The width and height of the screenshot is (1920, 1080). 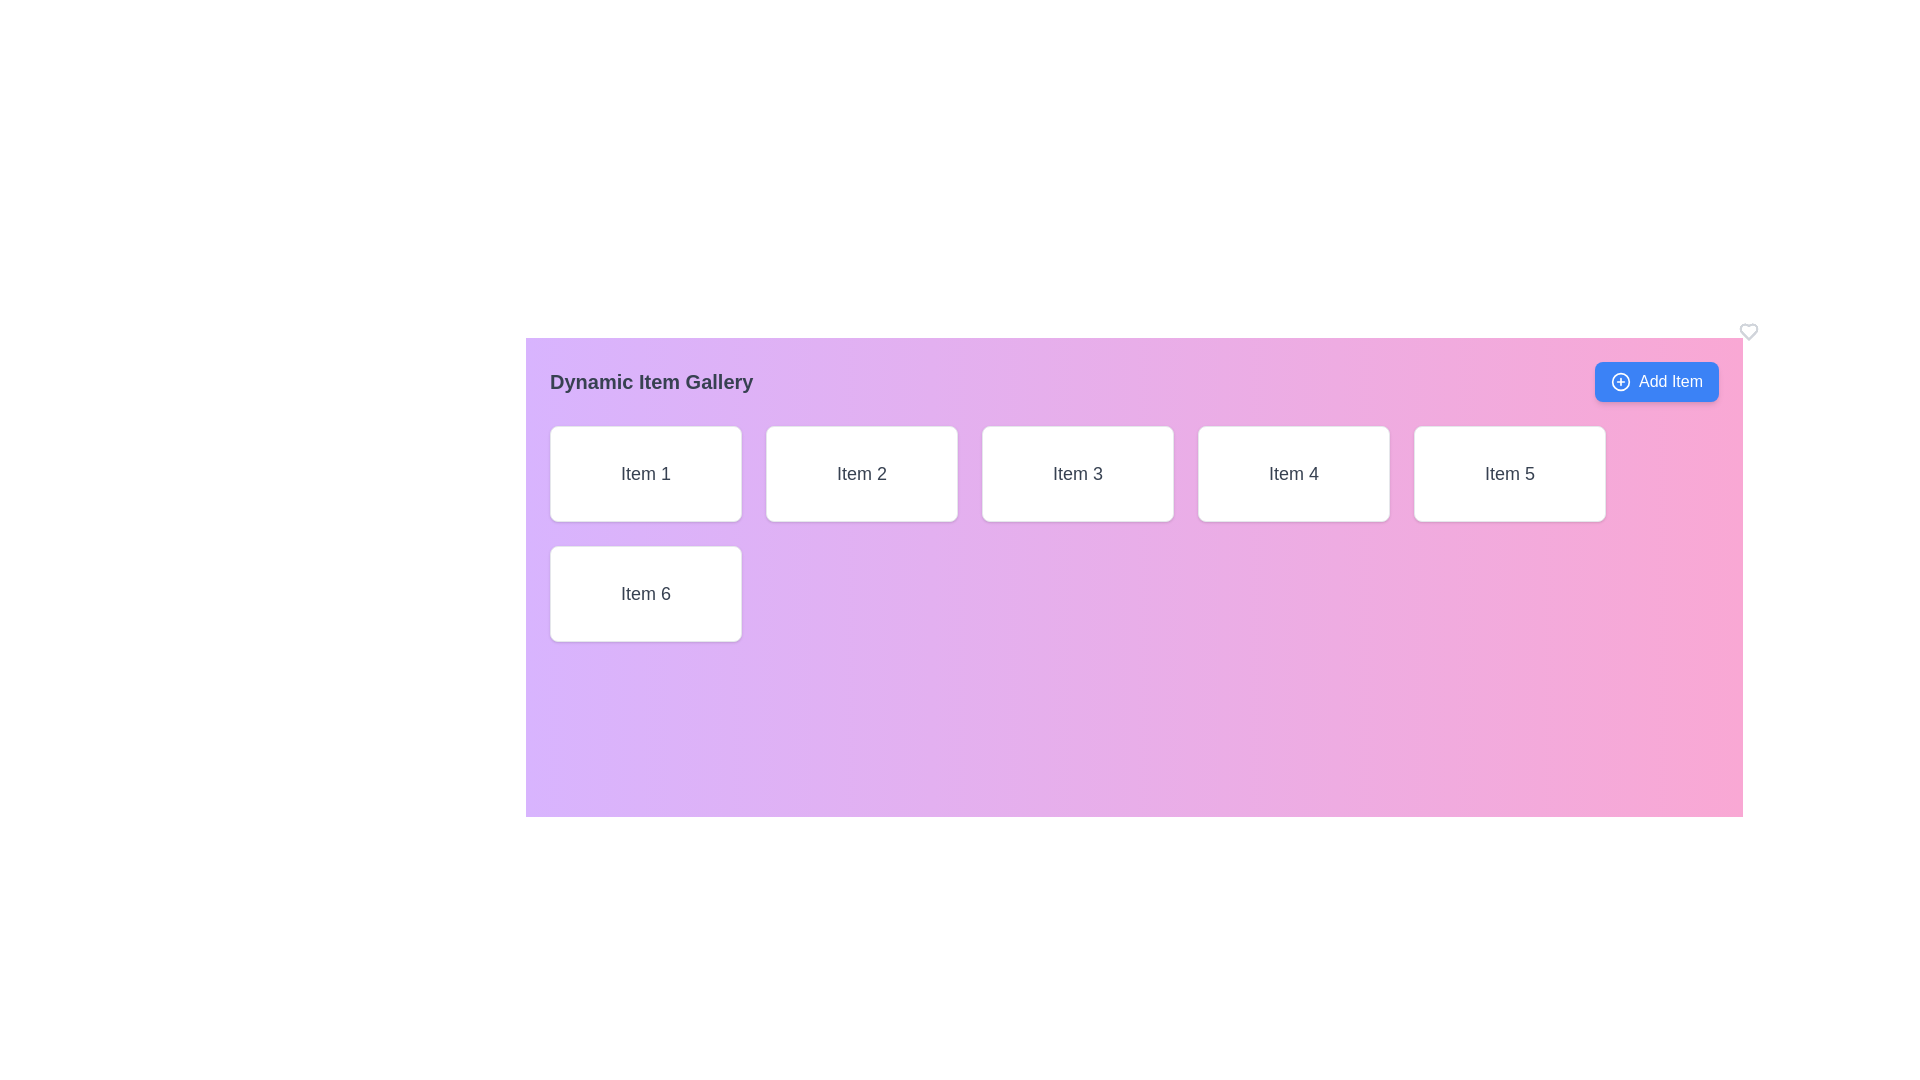 What do you see at coordinates (646, 474) in the screenshot?
I see `the first card in the 'Dynamic Item Gallery' section, which has a white background, rounded corners, and contains the text 'Item 1' in medium gray font` at bounding box center [646, 474].